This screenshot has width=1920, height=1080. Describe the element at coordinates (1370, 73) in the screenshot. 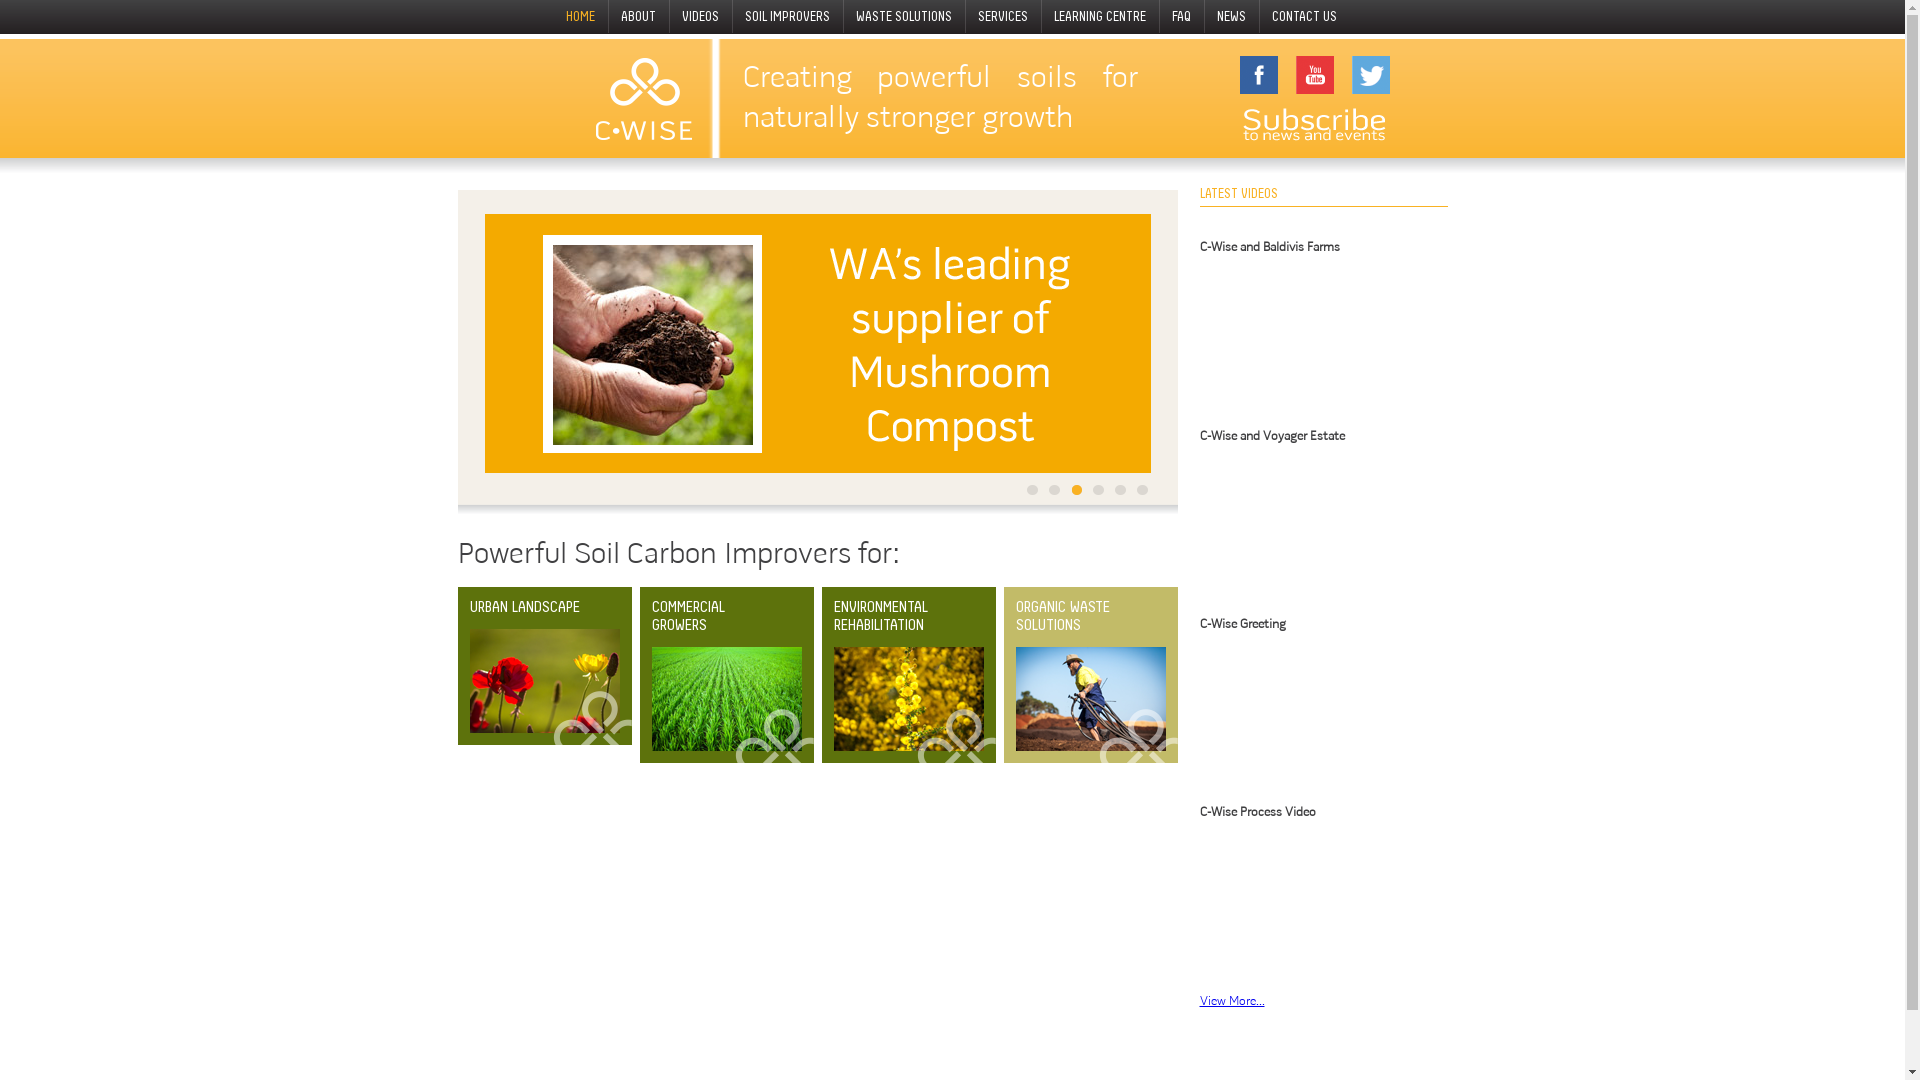

I see `'Twitter'` at that location.